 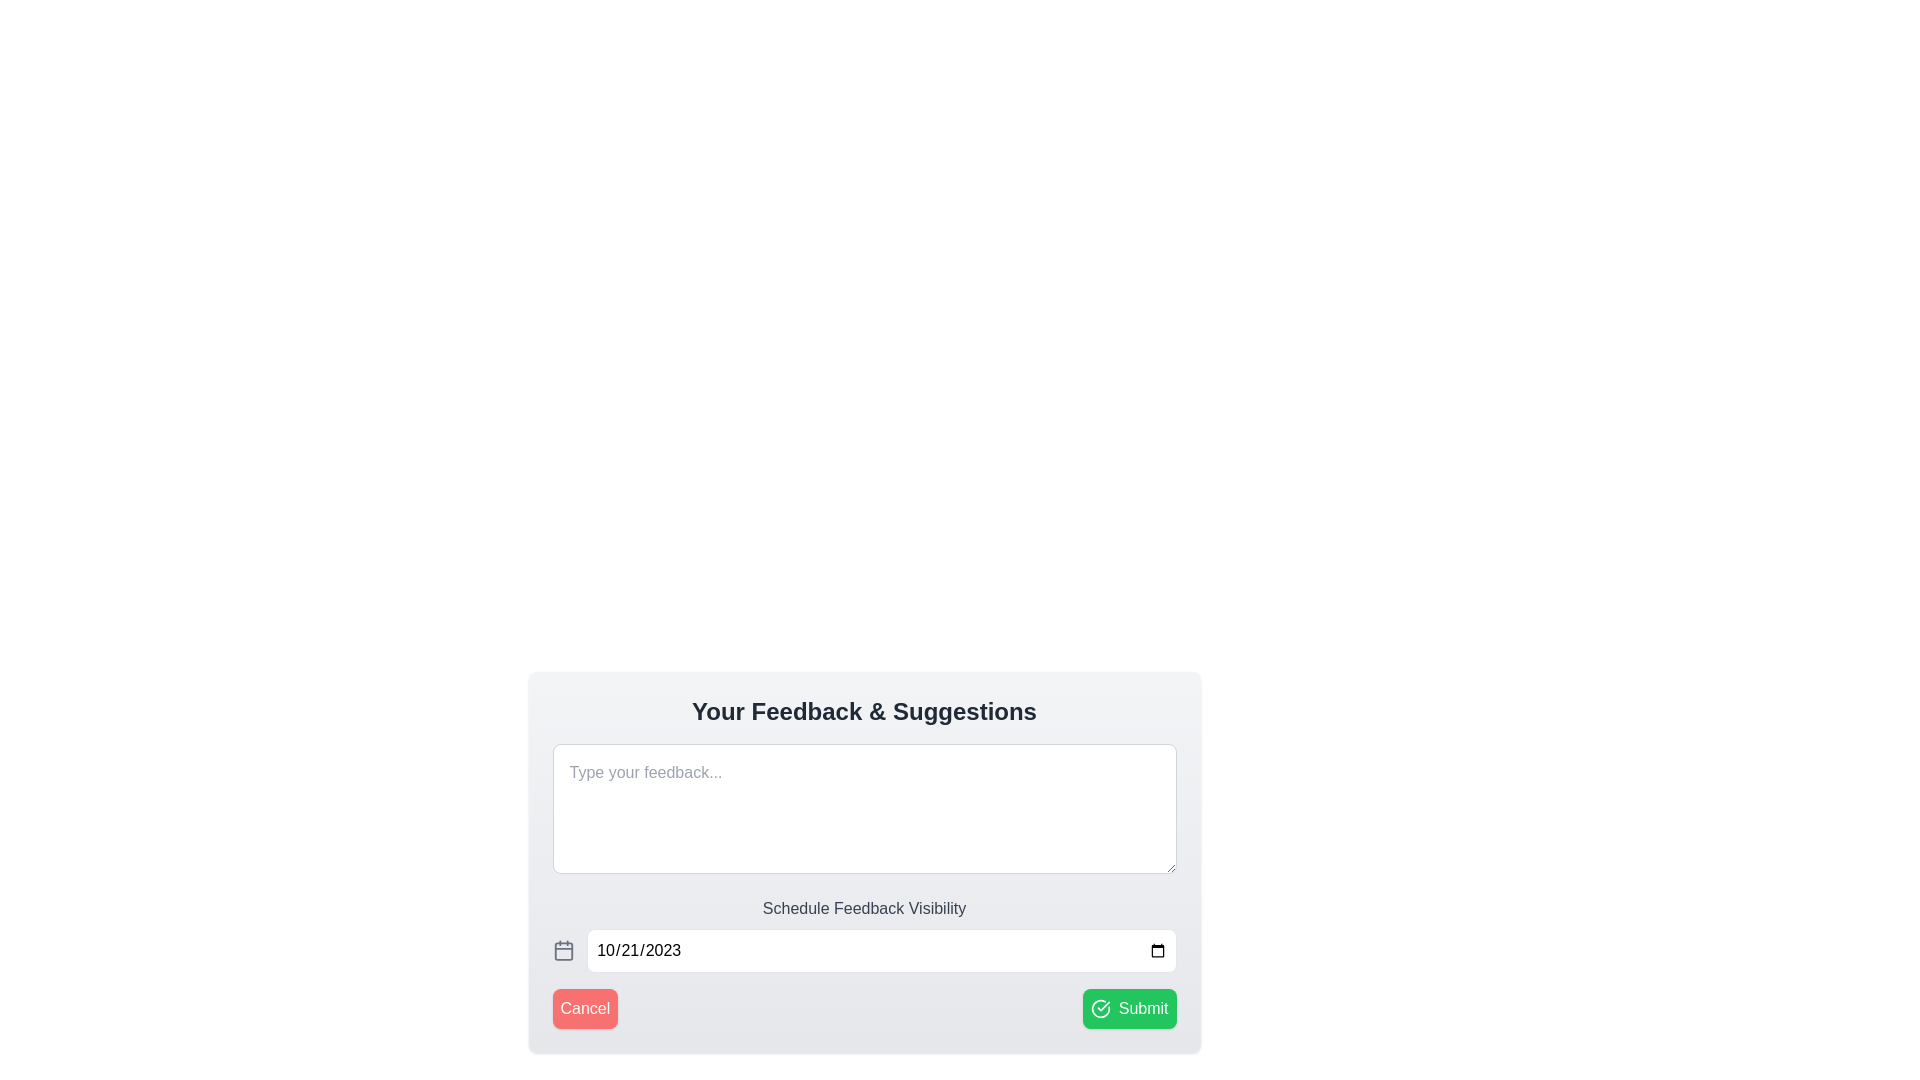 I want to click on the SVG-based calendar icon located, so click(x=562, y=950).